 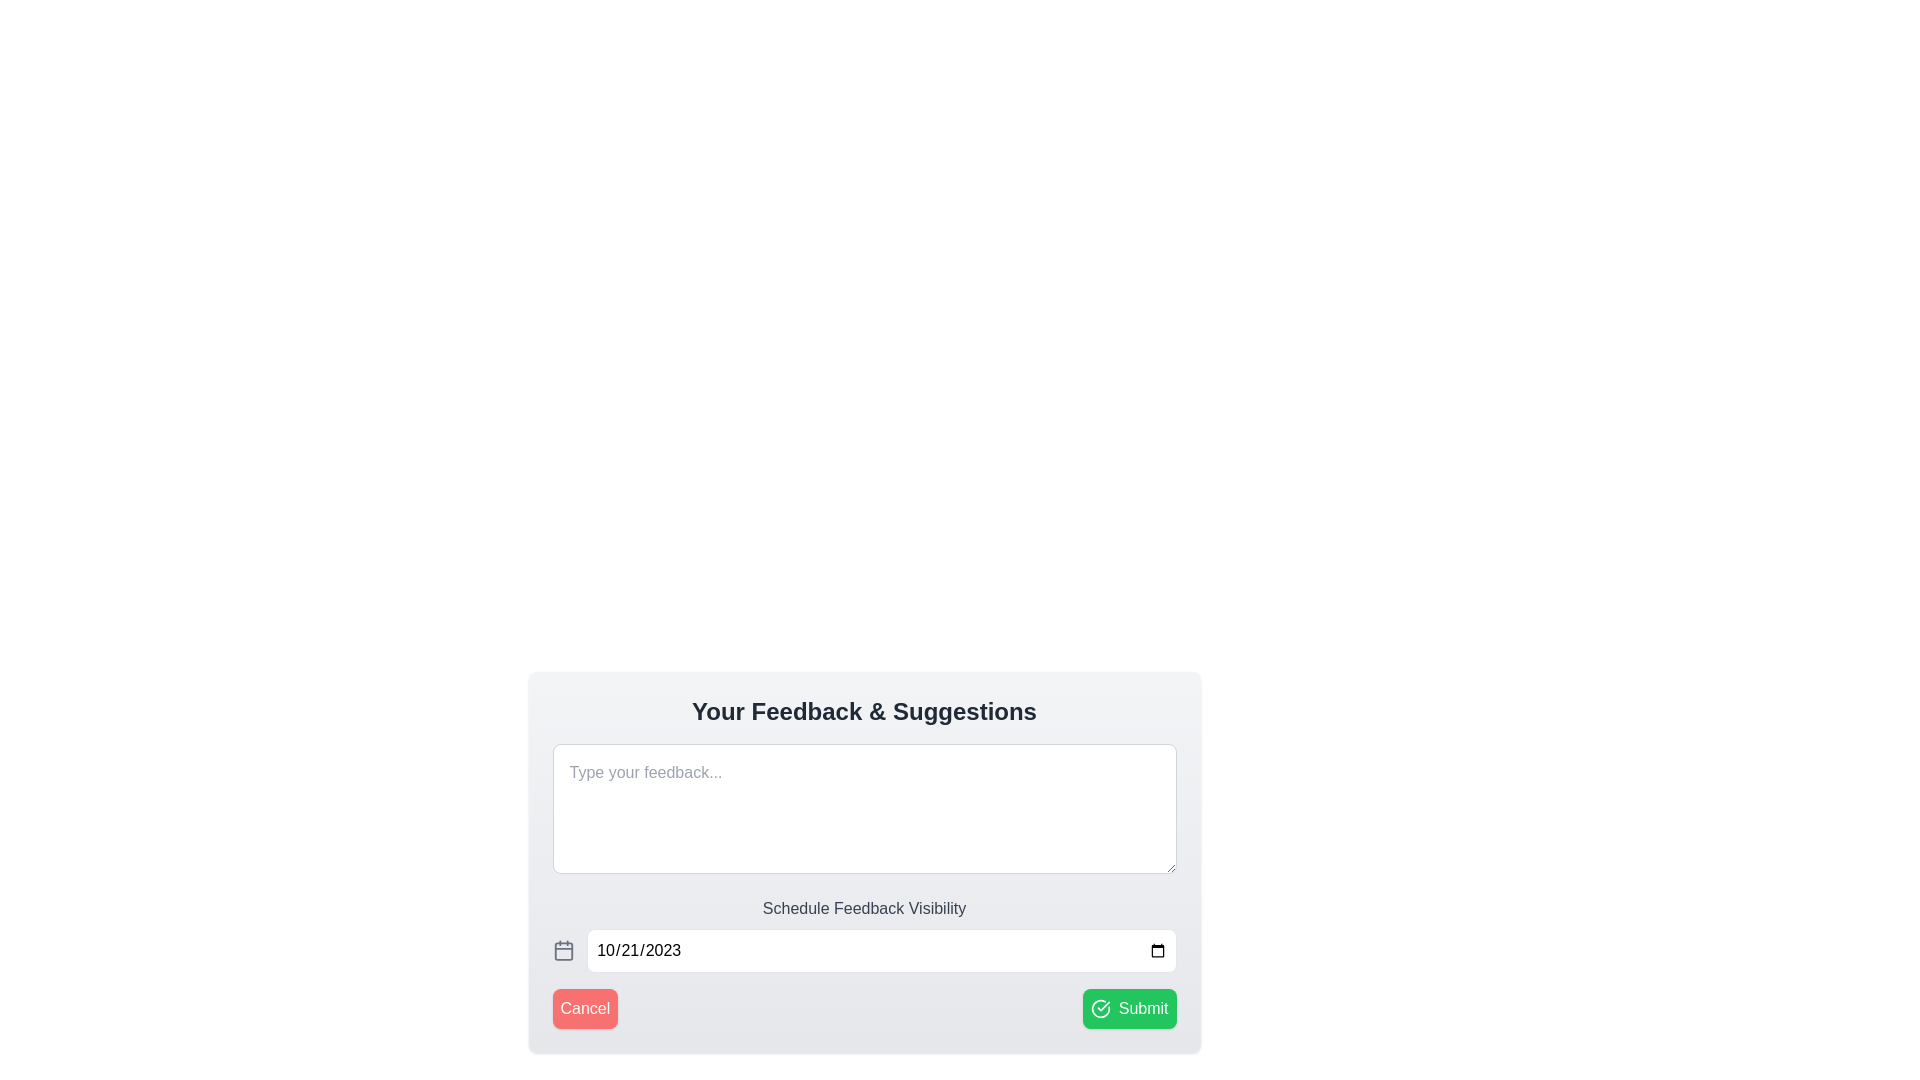 I want to click on the SVG-based calendar icon located, so click(x=562, y=950).